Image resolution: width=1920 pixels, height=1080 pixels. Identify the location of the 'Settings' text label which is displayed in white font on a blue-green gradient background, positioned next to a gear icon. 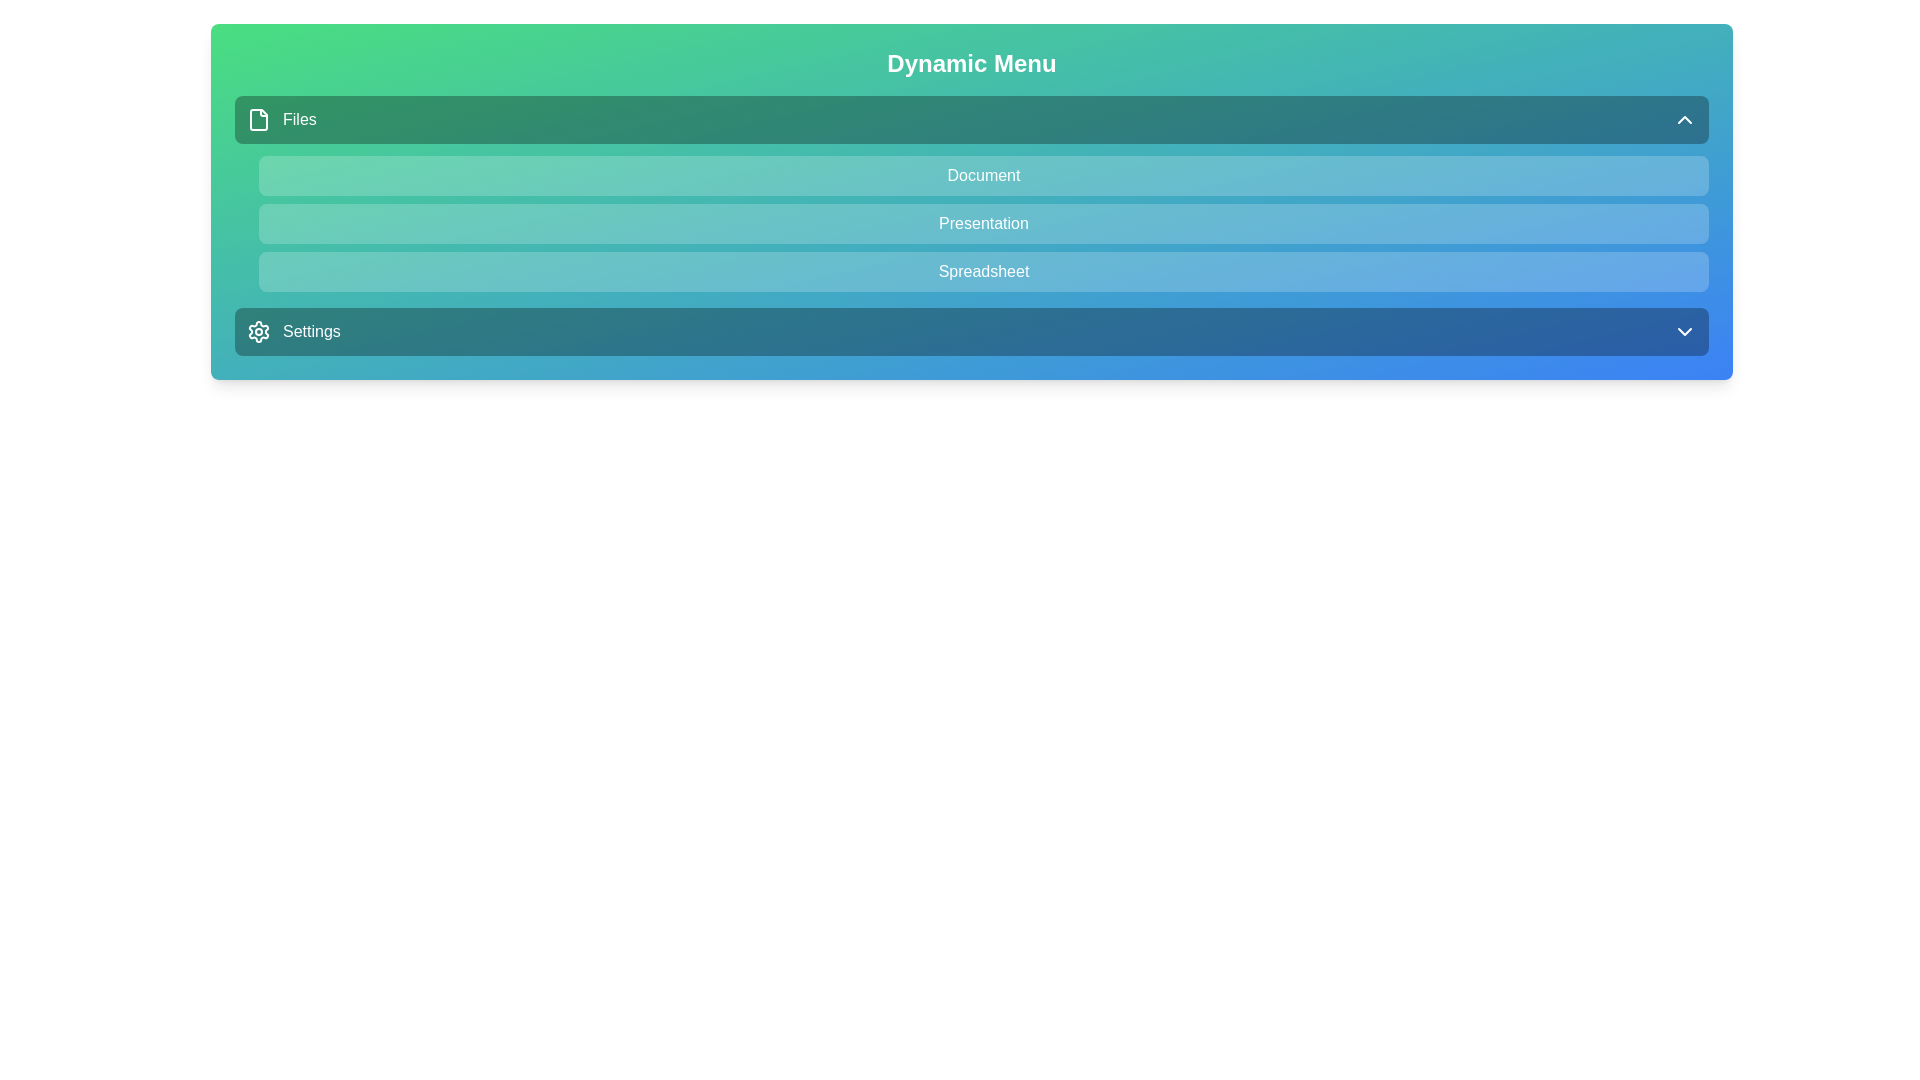
(311, 330).